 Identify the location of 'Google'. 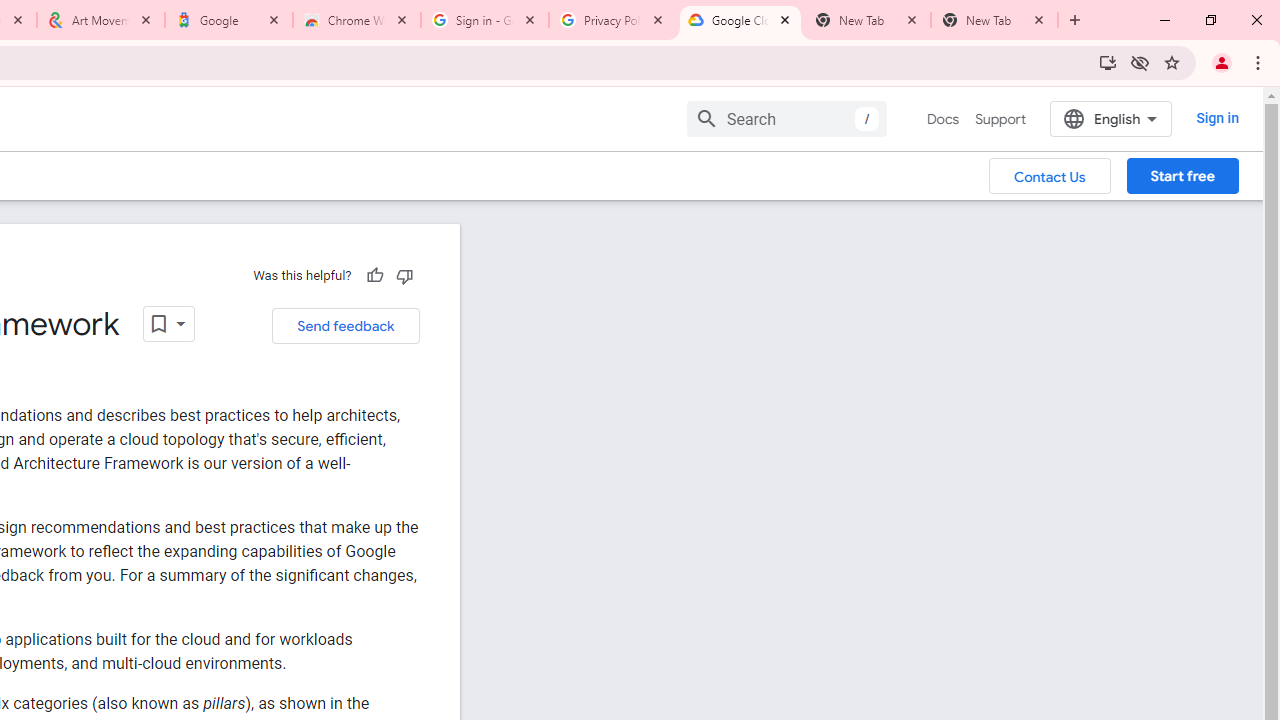
(229, 20).